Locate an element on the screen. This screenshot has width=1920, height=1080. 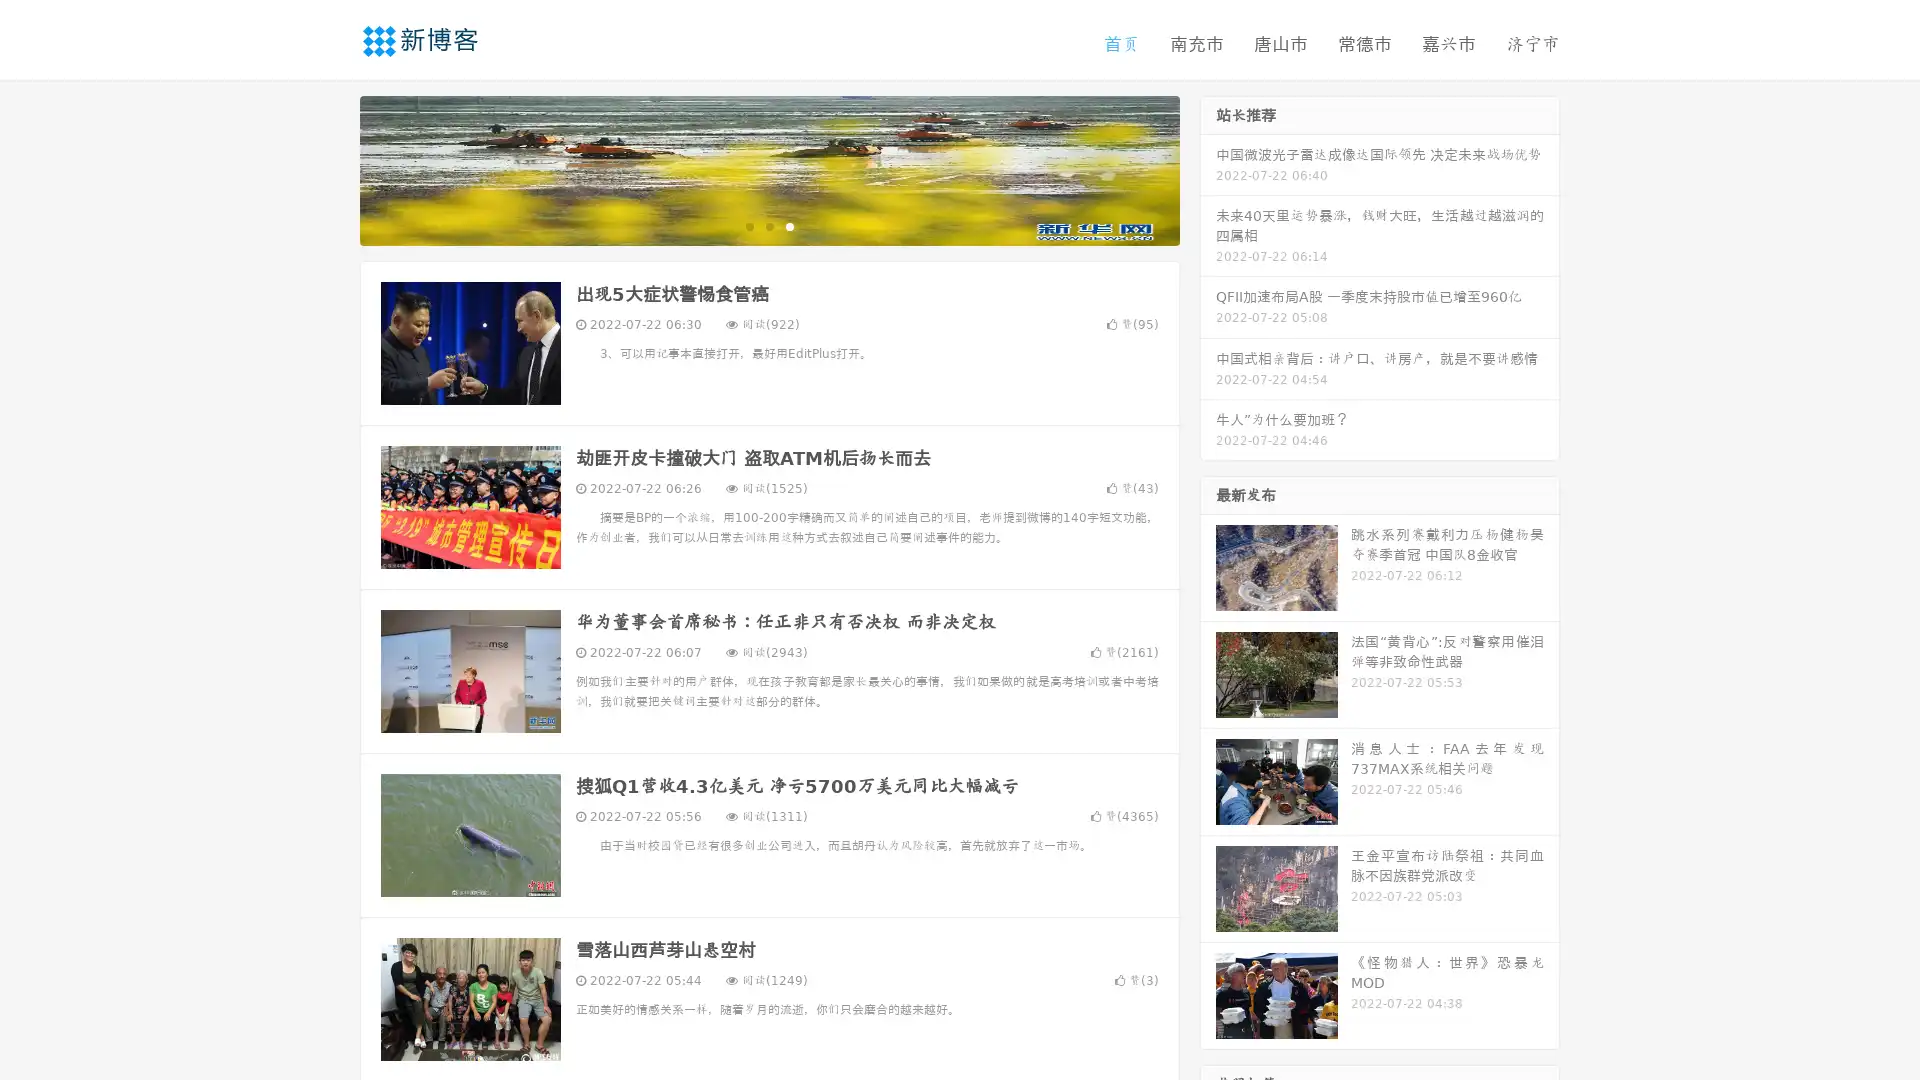
Go to slide 1 is located at coordinates (748, 225).